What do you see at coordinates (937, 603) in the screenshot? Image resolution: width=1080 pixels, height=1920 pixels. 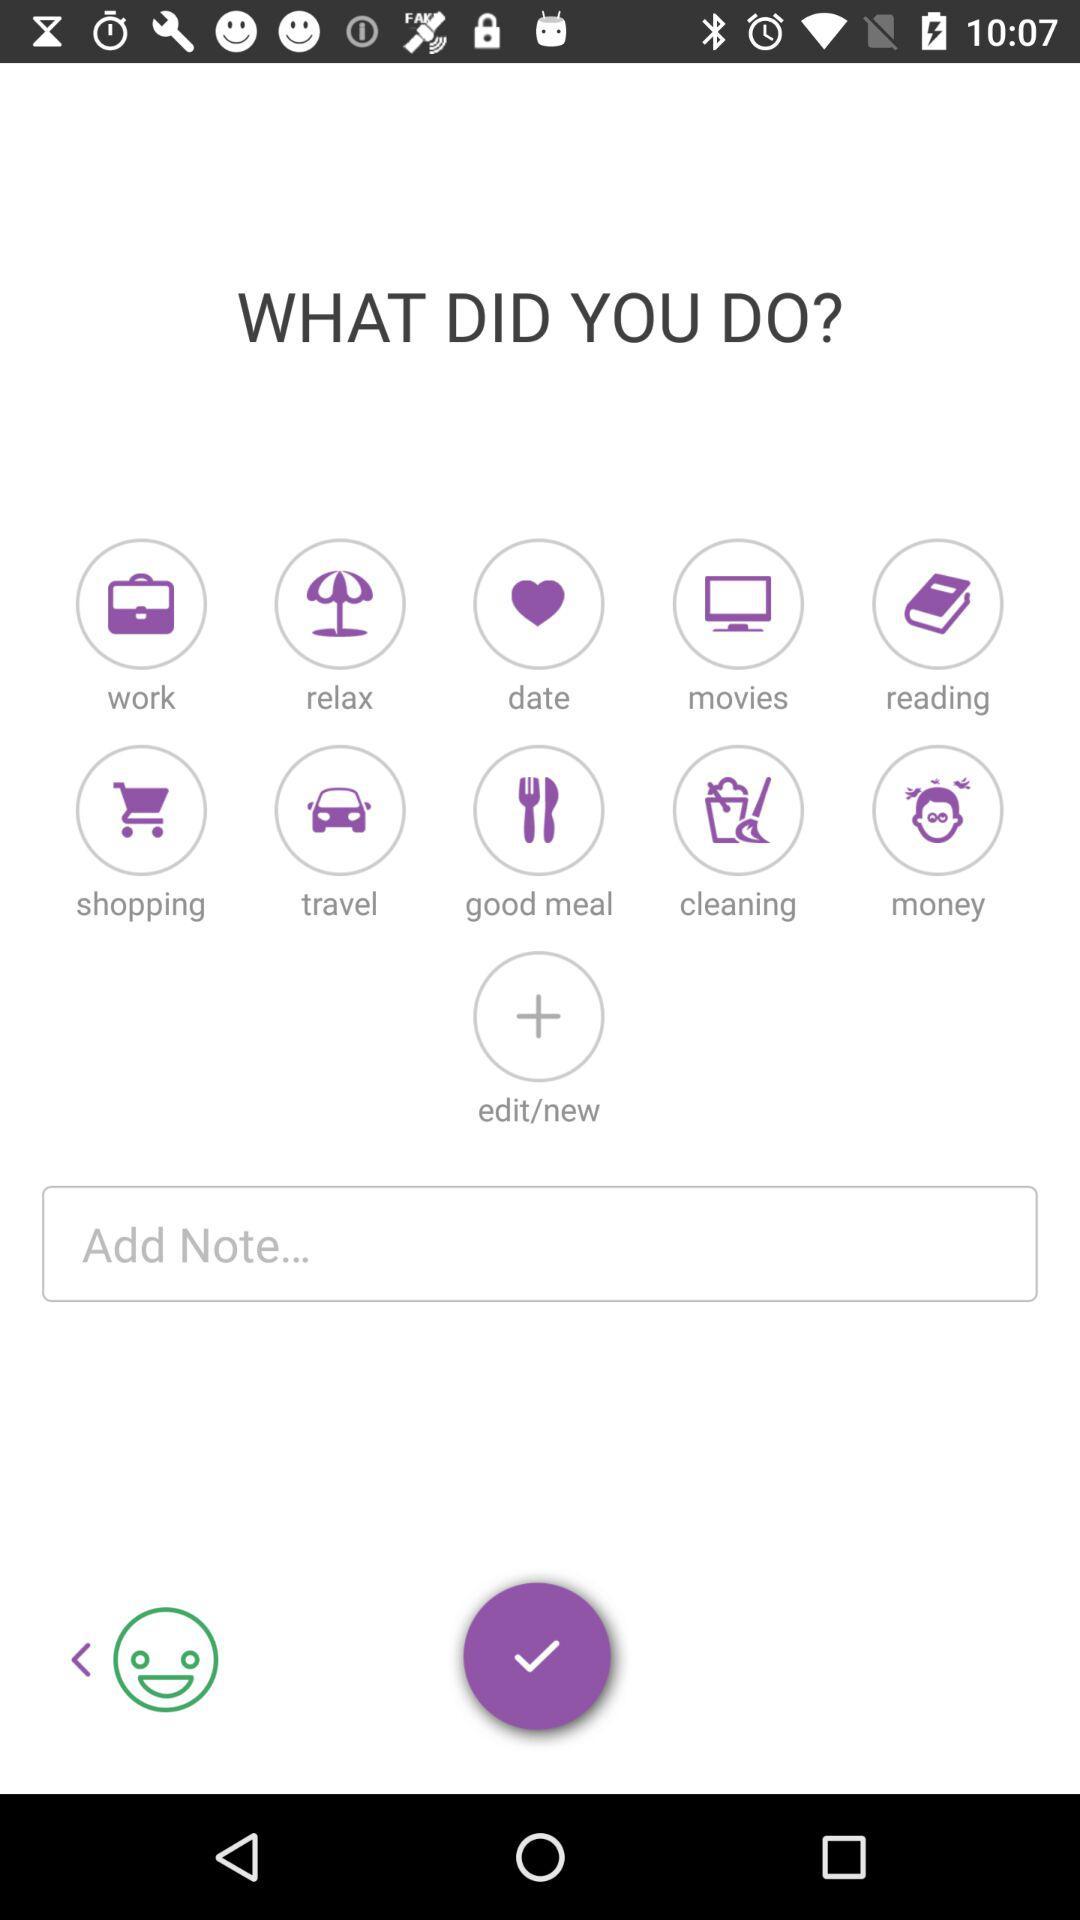 I see `choose` at bounding box center [937, 603].